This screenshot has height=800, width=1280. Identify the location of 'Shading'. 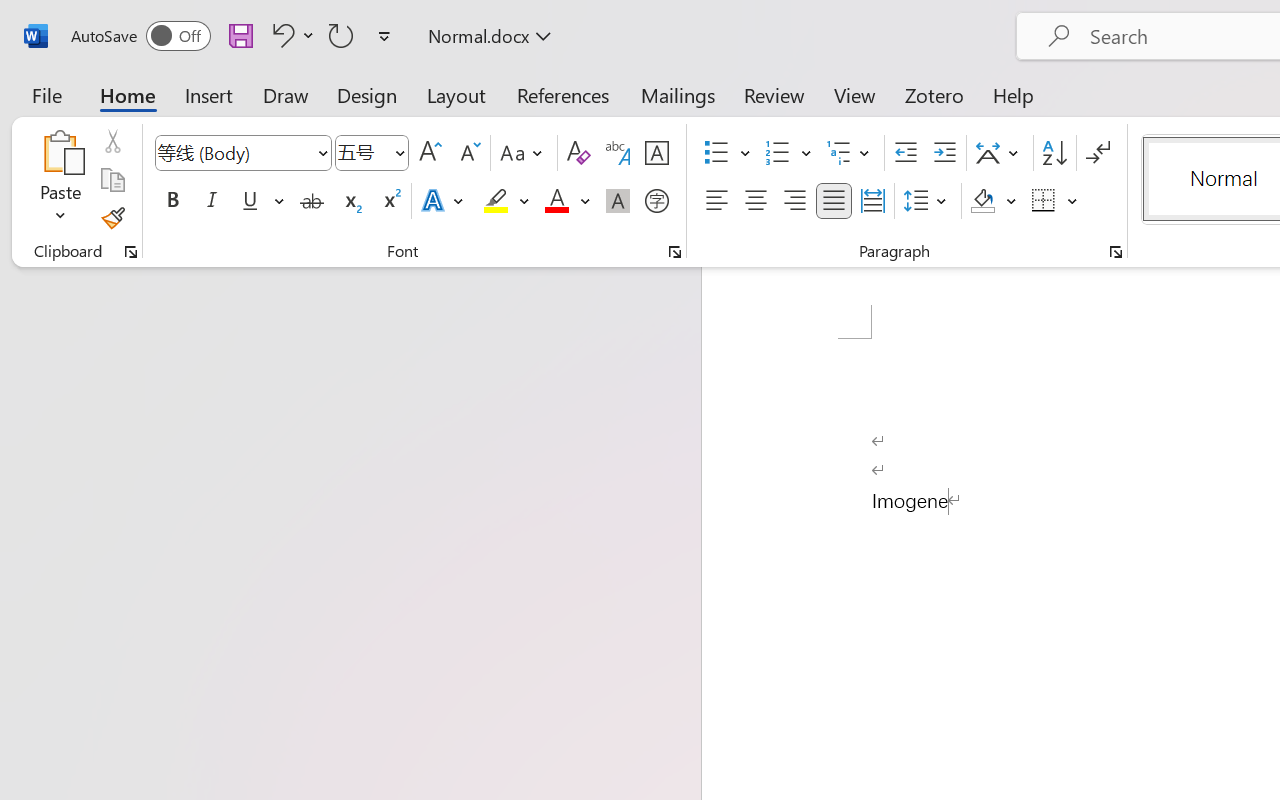
(993, 201).